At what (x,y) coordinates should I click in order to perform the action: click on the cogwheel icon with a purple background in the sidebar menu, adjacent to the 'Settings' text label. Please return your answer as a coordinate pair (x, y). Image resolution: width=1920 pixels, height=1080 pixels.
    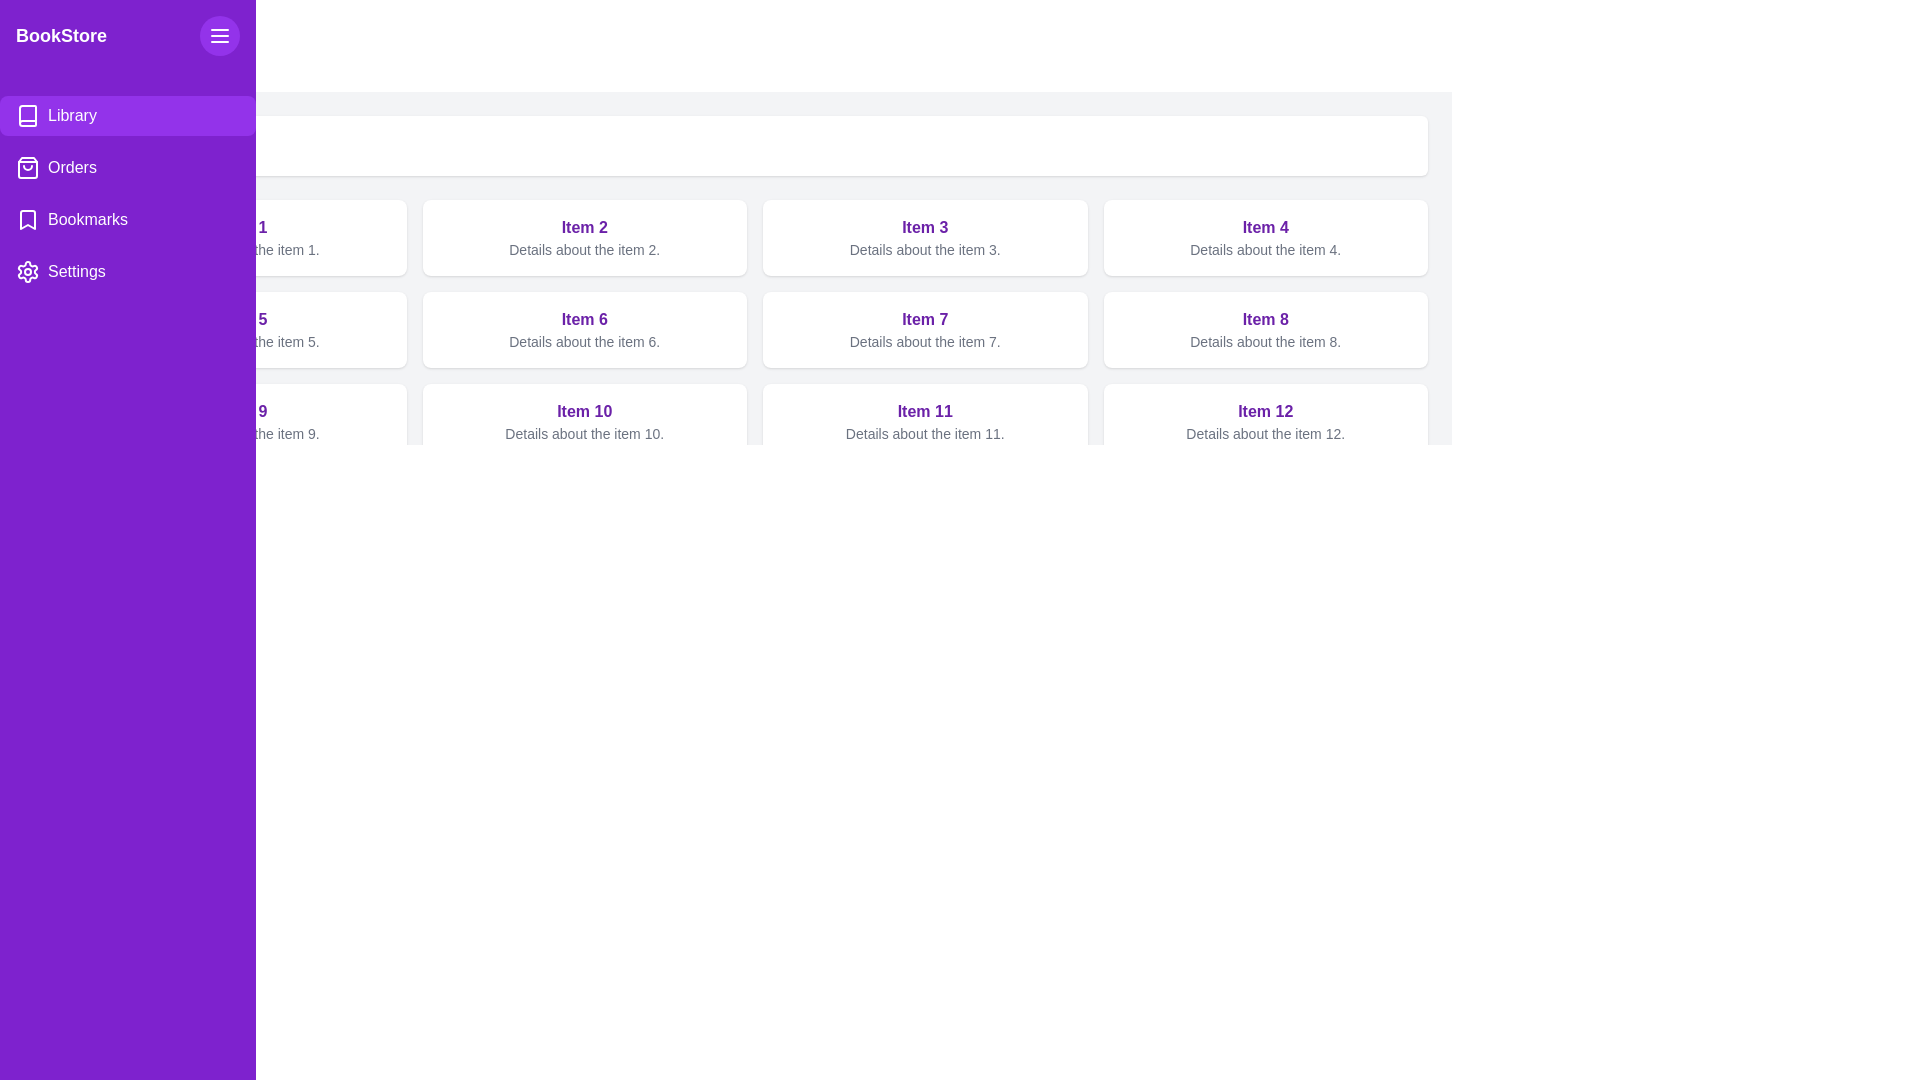
    Looking at the image, I should click on (28, 272).